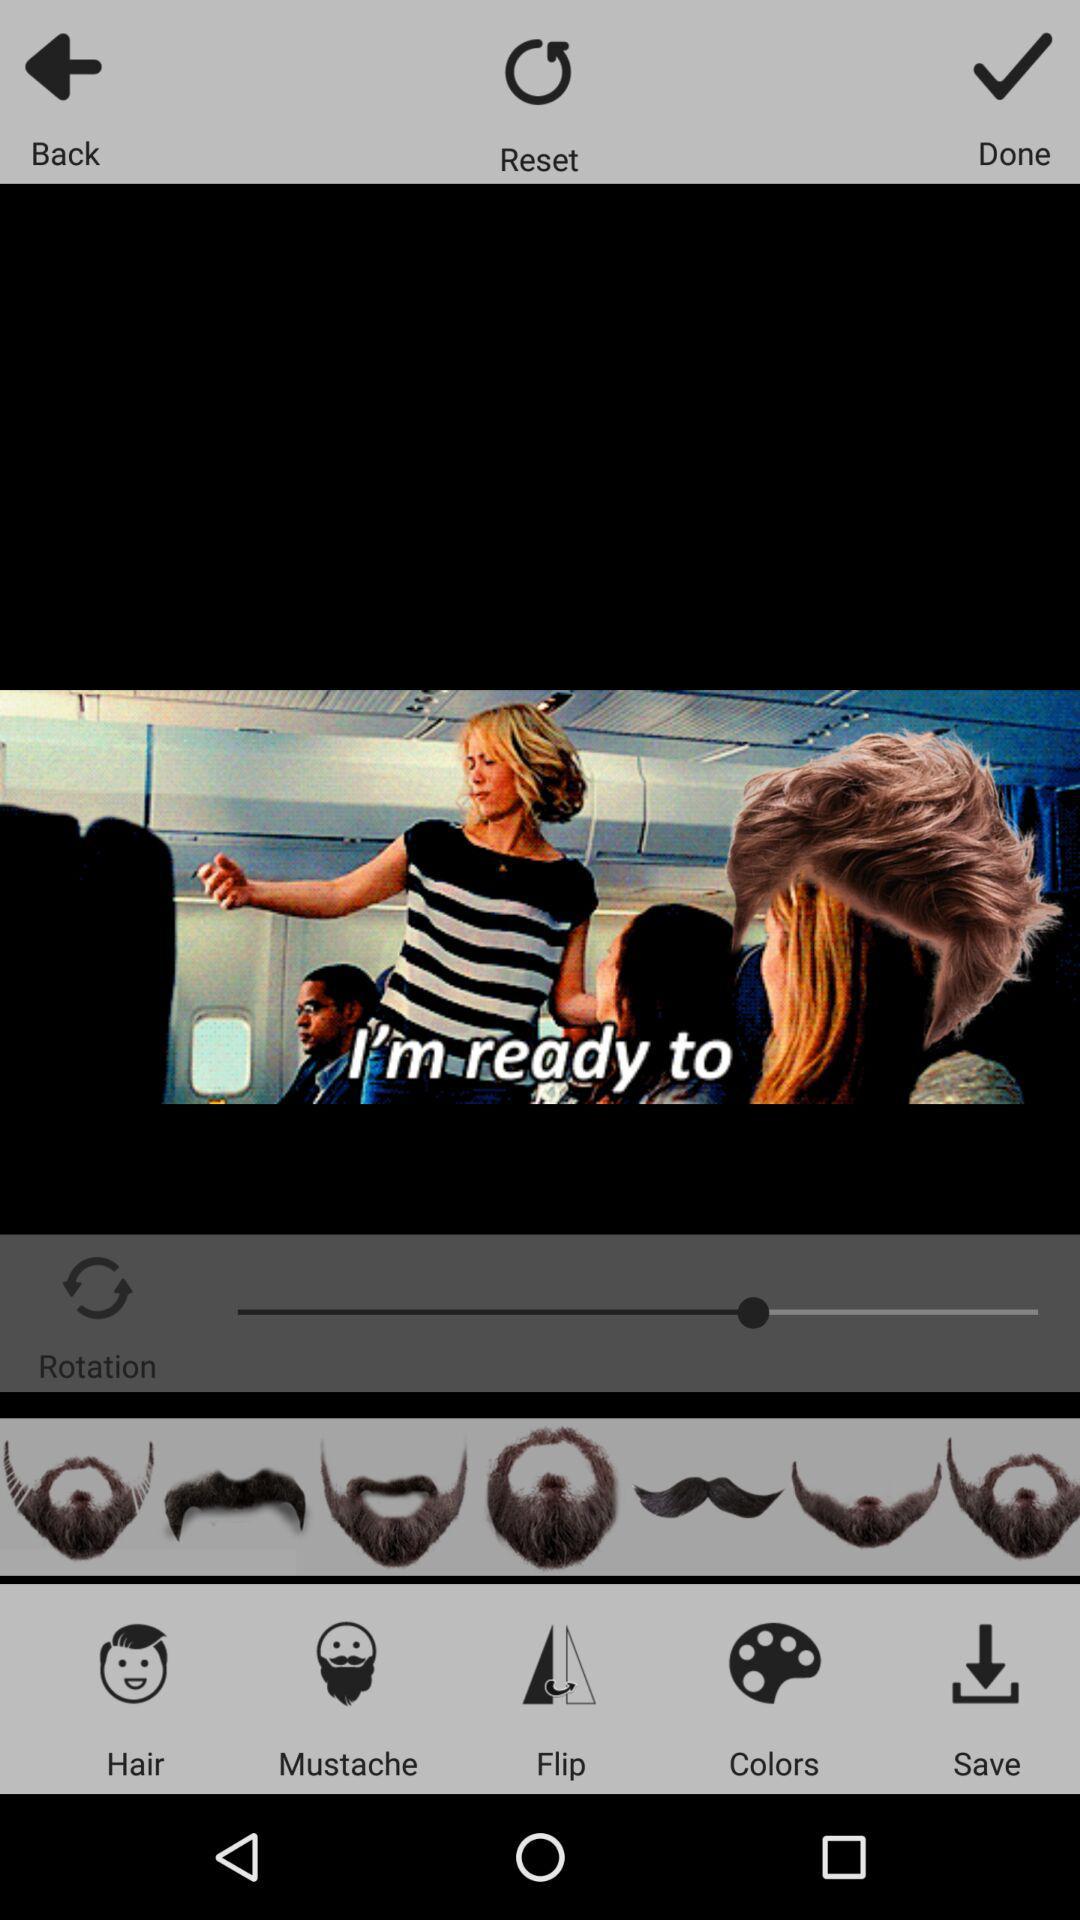 The height and width of the screenshot is (1920, 1080). What do you see at coordinates (77, 1497) in the screenshot?
I see `choose a style` at bounding box center [77, 1497].